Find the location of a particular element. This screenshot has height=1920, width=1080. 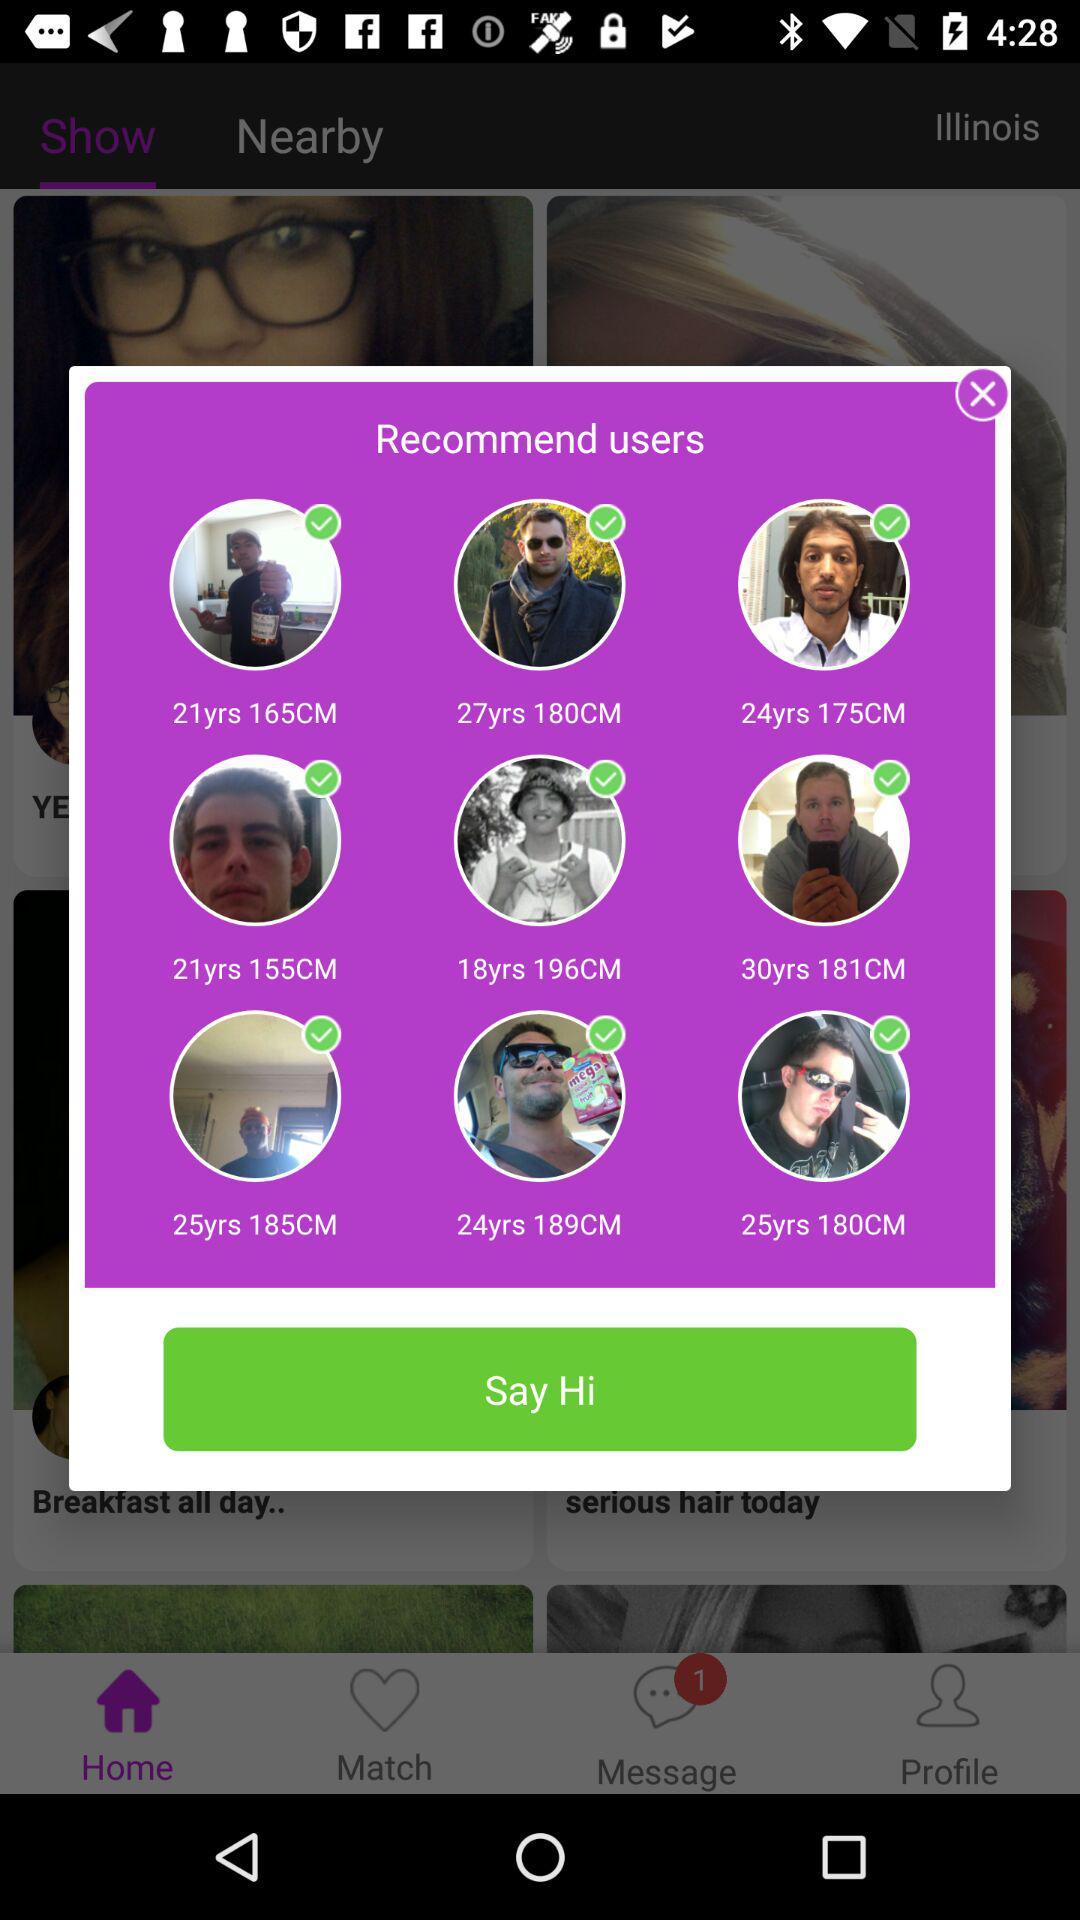

say hi is located at coordinates (320, 523).